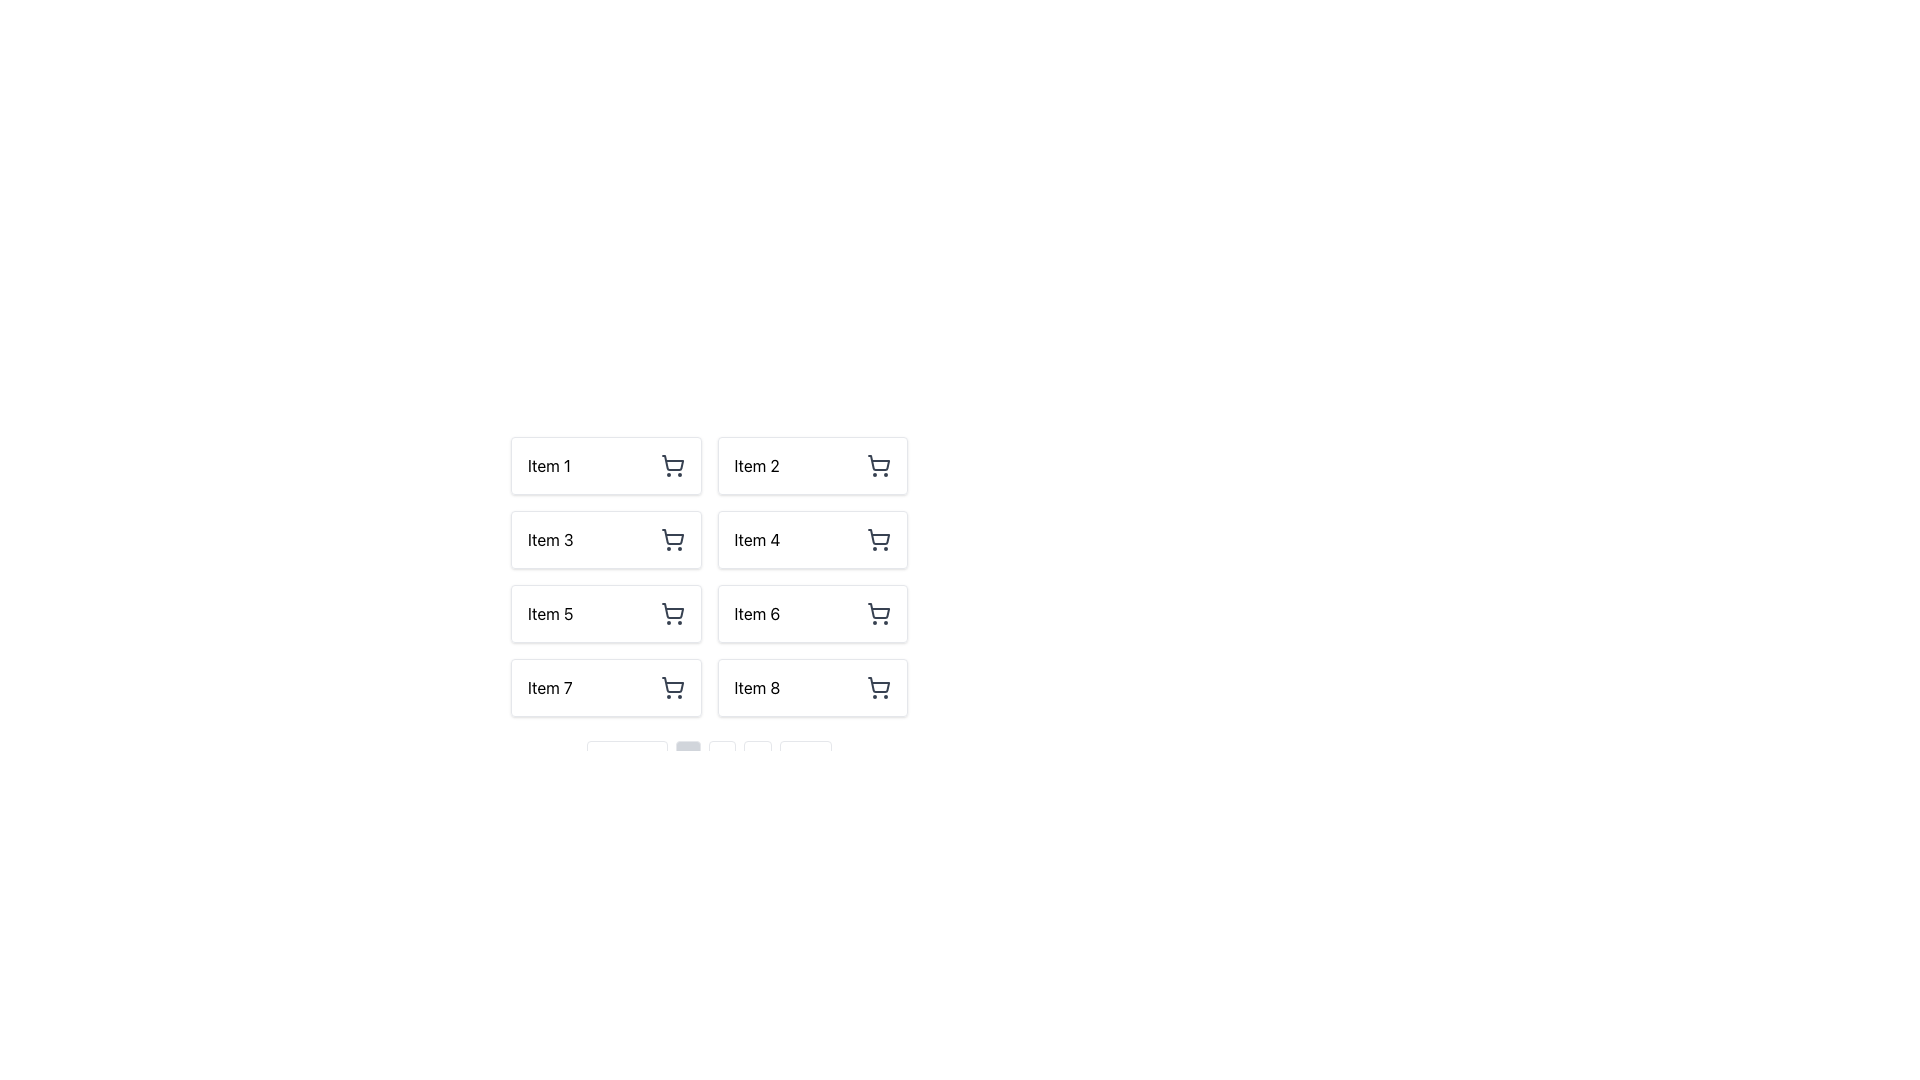 This screenshot has width=1920, height=1080. Describe the element at coordinates (878, 684) in the screenshot. I see `the shopping cart icon representing 'Item 8' in the online shopping interface` at that location.